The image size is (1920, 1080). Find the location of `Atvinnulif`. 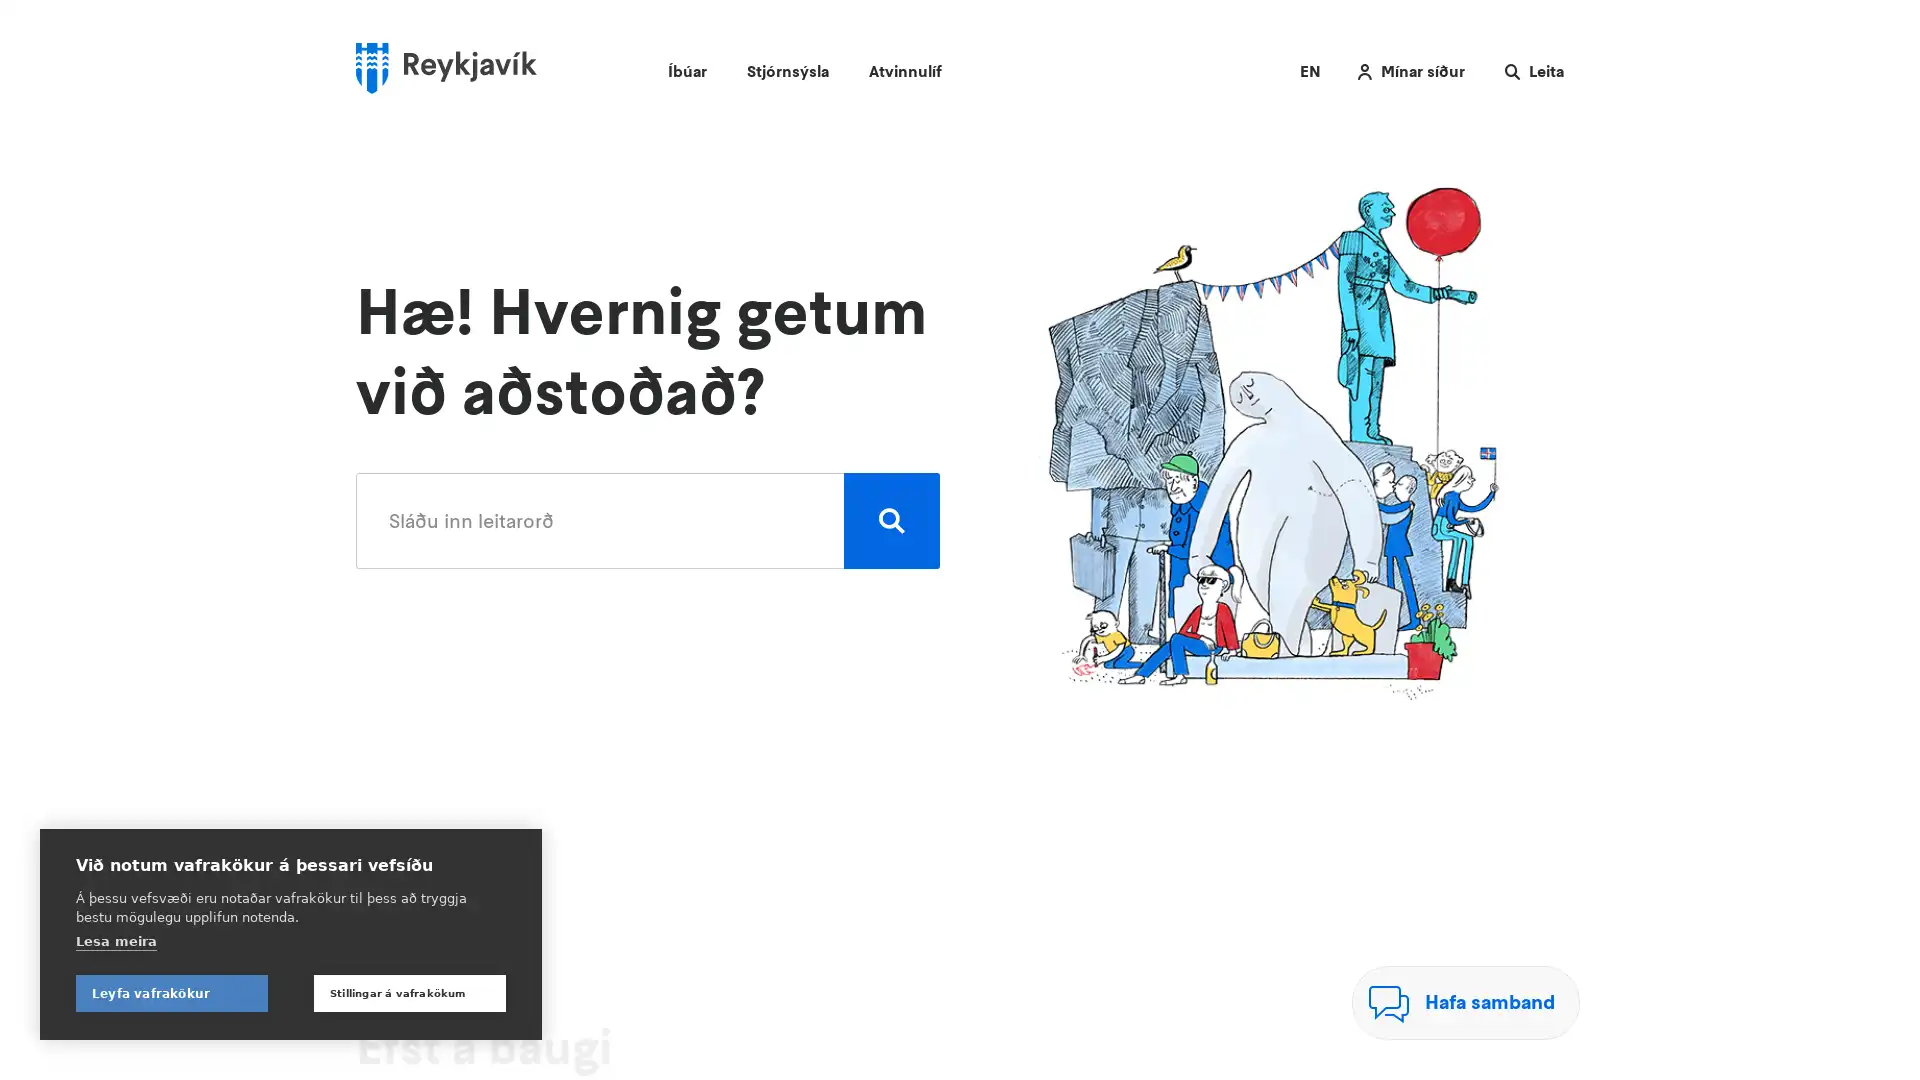

Atvinnulif is located at coordinates (904, 67).